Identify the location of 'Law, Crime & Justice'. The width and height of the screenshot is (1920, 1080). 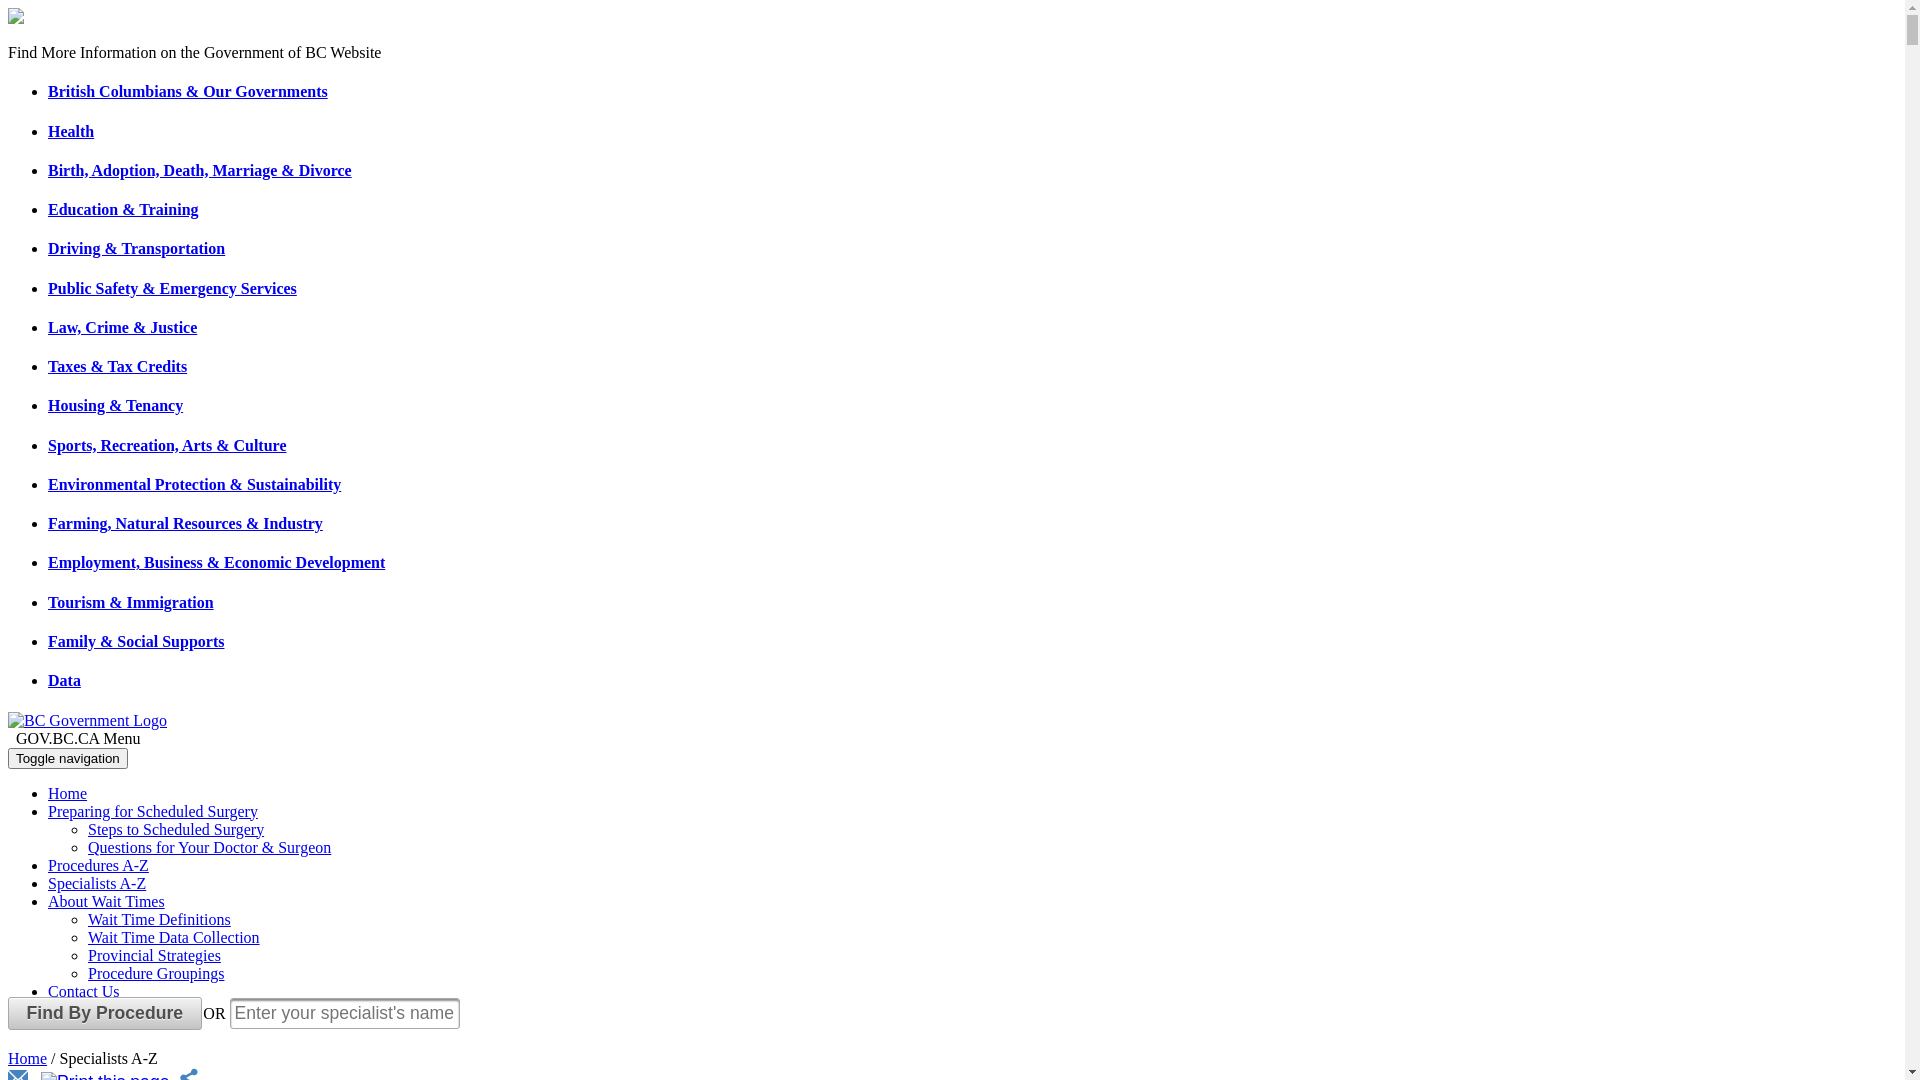
(48, 326).